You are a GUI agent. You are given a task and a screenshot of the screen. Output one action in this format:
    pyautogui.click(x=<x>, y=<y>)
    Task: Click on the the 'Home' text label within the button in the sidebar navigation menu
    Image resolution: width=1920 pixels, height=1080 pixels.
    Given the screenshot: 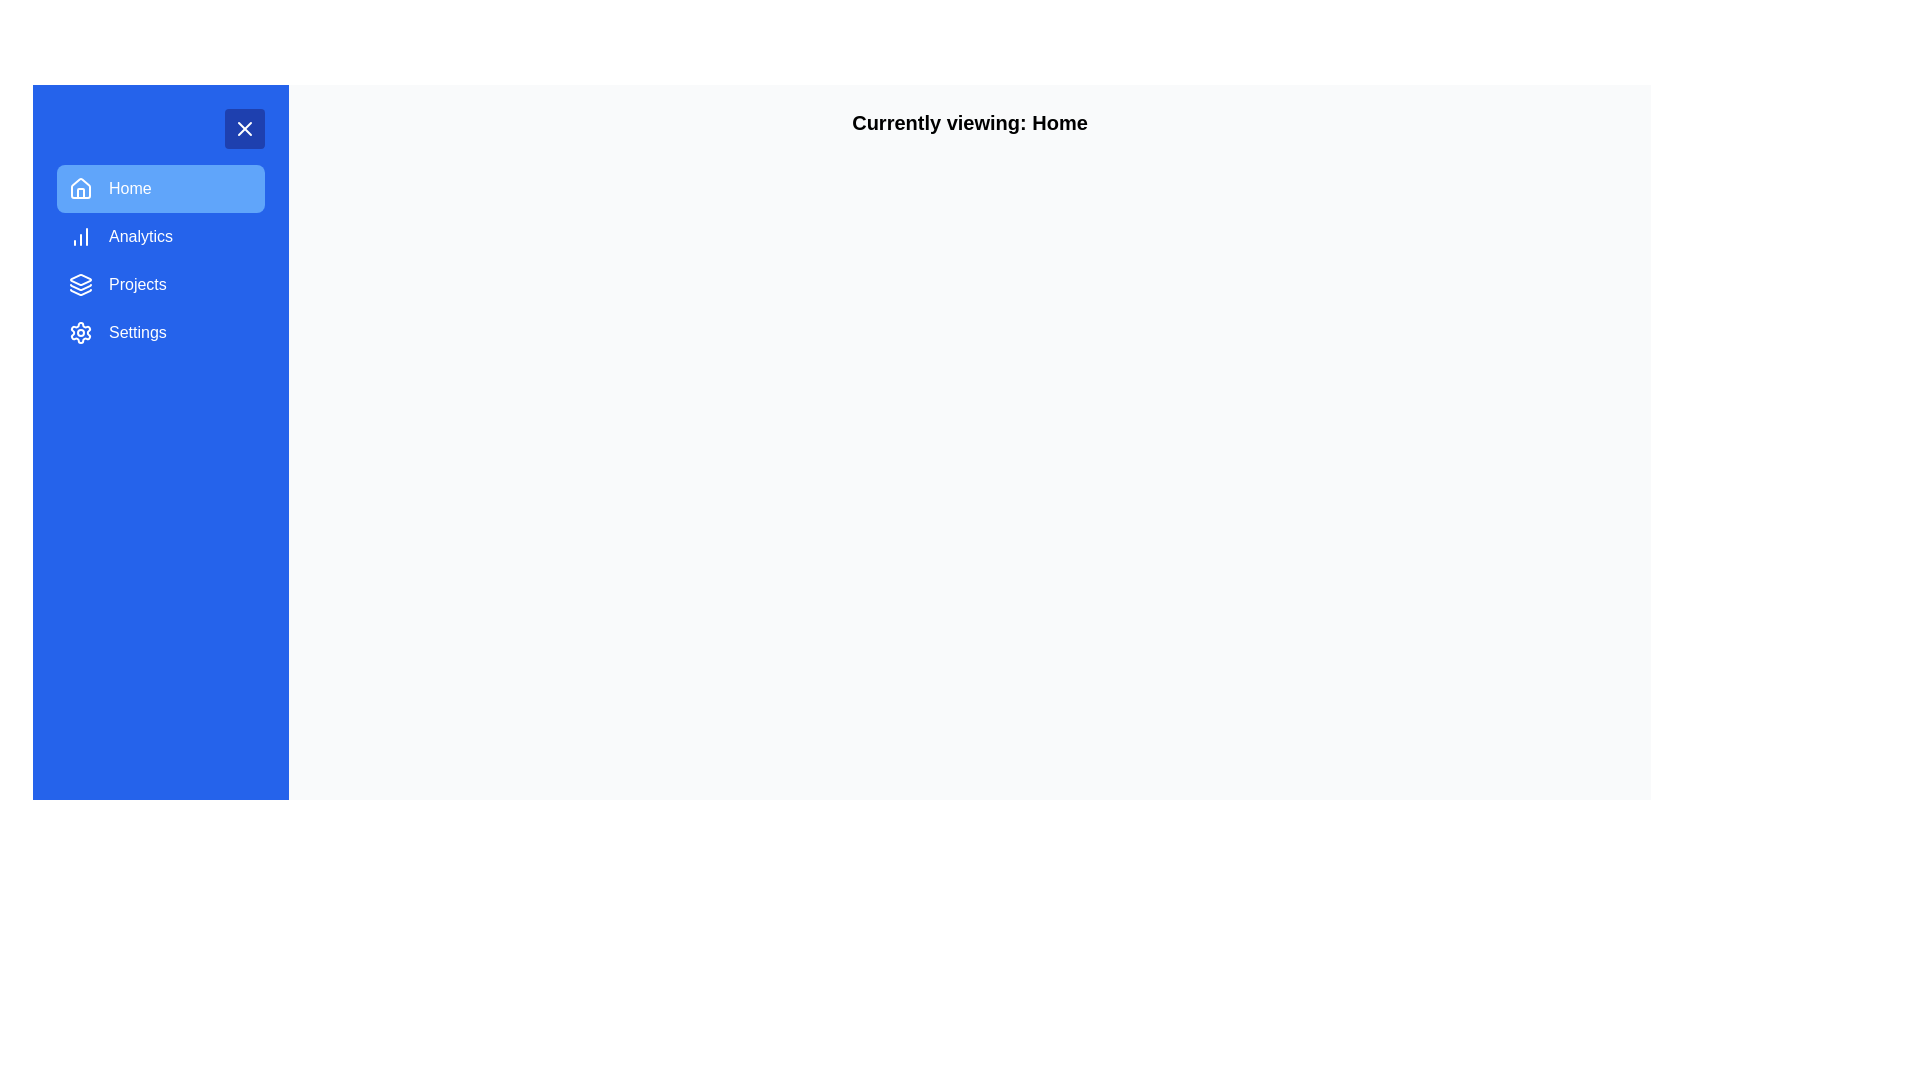 What is the action you would take?
    pyautogui.click(x=129, y=189)
    